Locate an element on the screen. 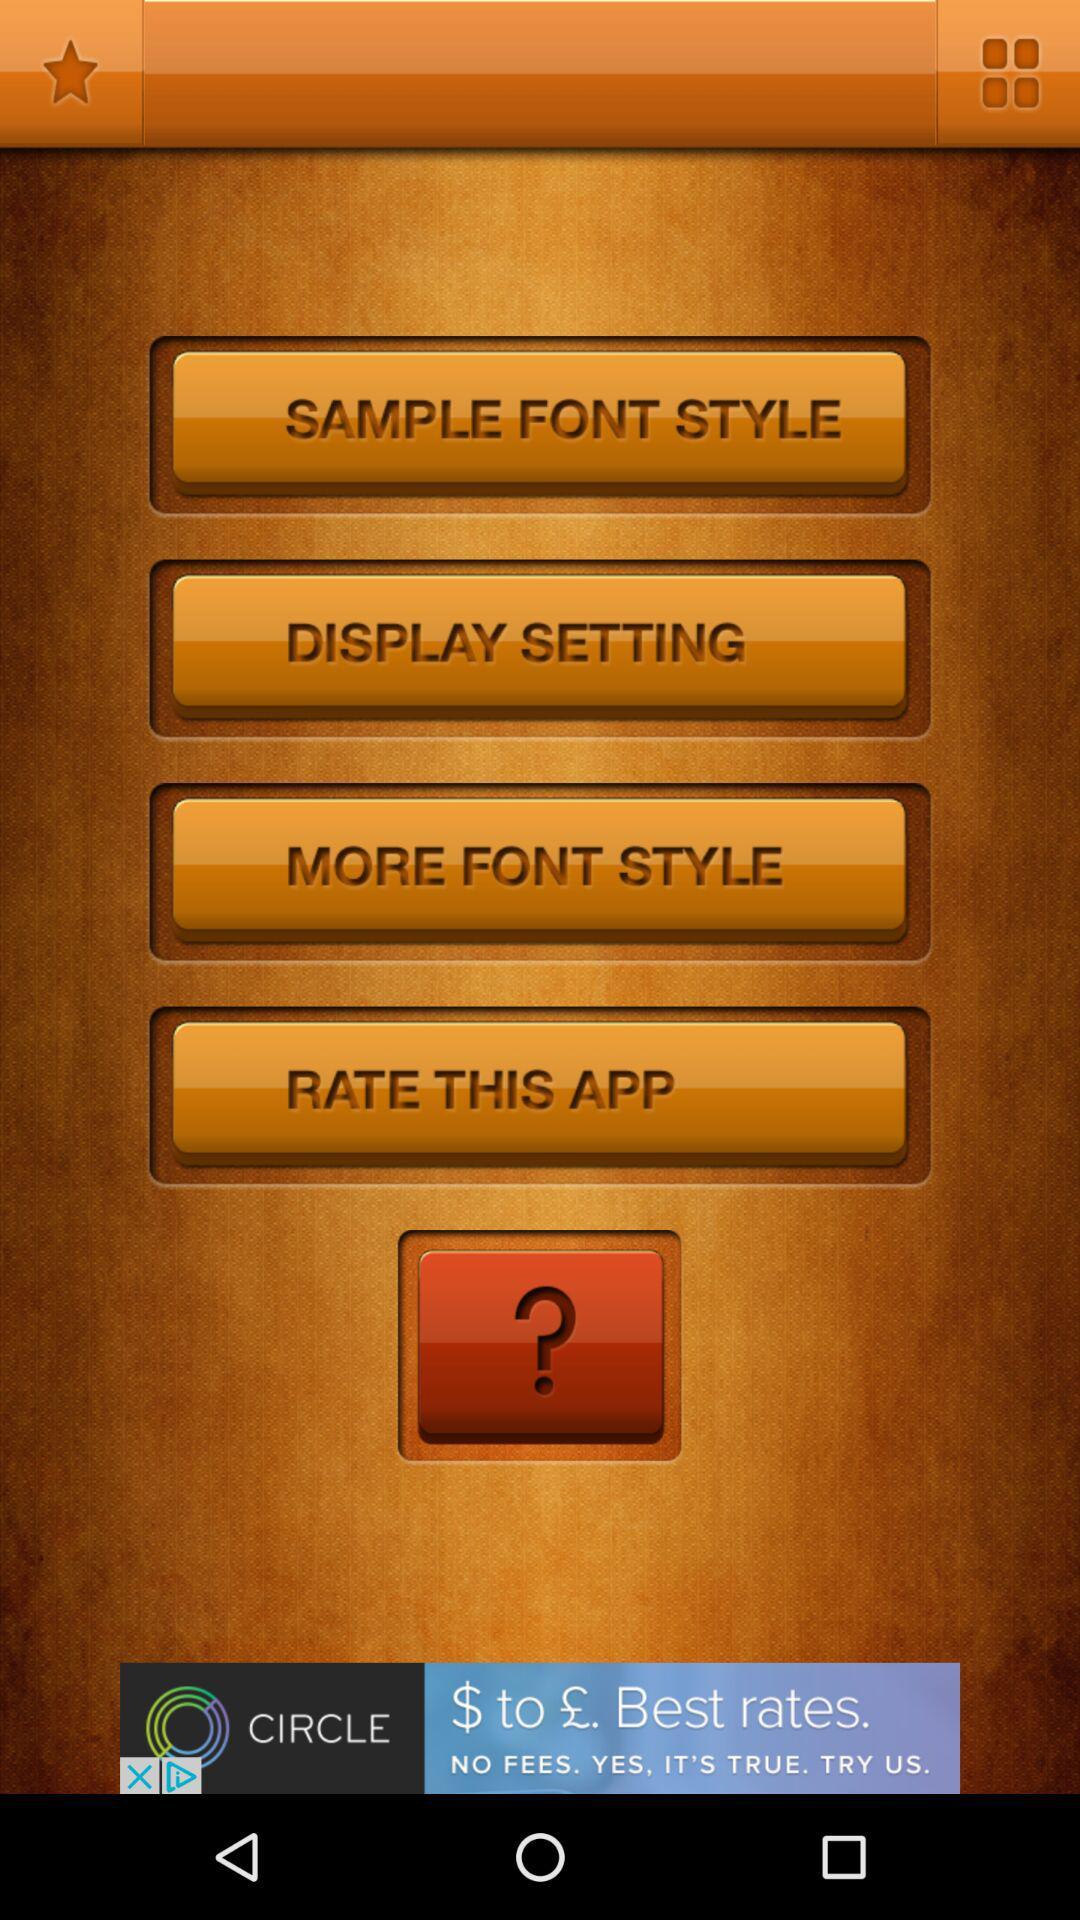  this advertisement is located at coordinates (540, 1727).